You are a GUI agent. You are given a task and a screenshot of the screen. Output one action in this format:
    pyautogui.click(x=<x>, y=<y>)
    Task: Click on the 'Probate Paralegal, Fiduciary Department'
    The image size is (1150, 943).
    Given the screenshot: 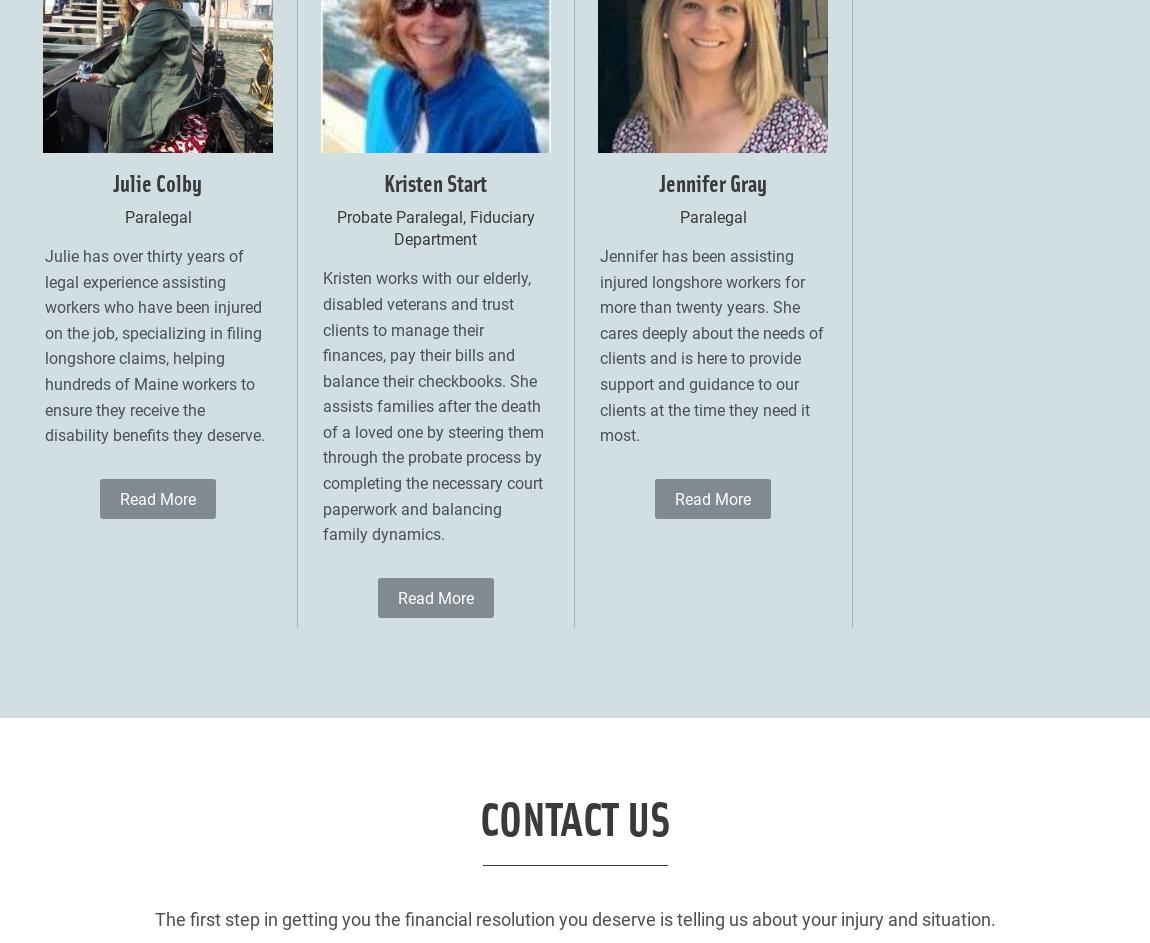 What is the action you would take?
    pyautogui.click(x=435, y=227)
    